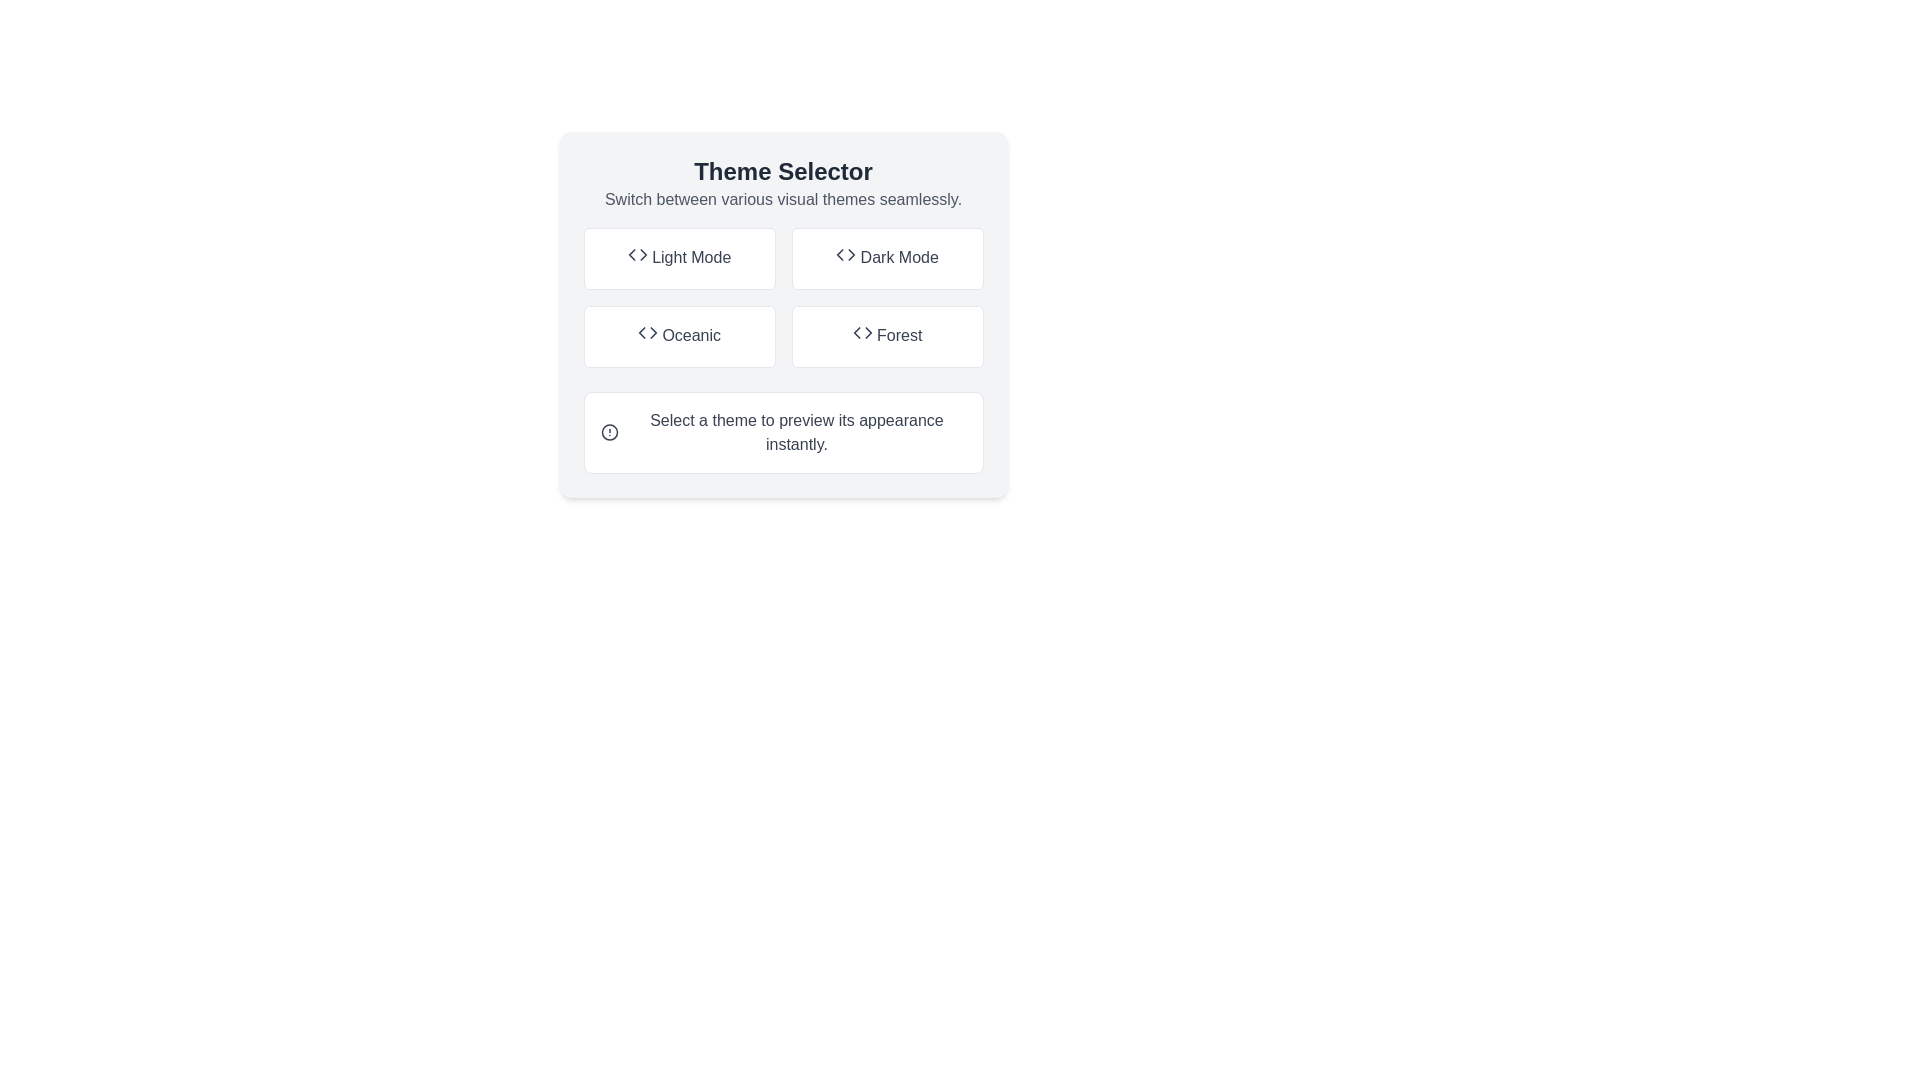  What do you see at coordinates (868, 331) in the screenshot?
I see `the rightward pointing triangular decorative icon, which is part of a code-like theme icon, located to the right of the leftward pointing triangle near the 'Forest' label` at bounding box center [868, 331].